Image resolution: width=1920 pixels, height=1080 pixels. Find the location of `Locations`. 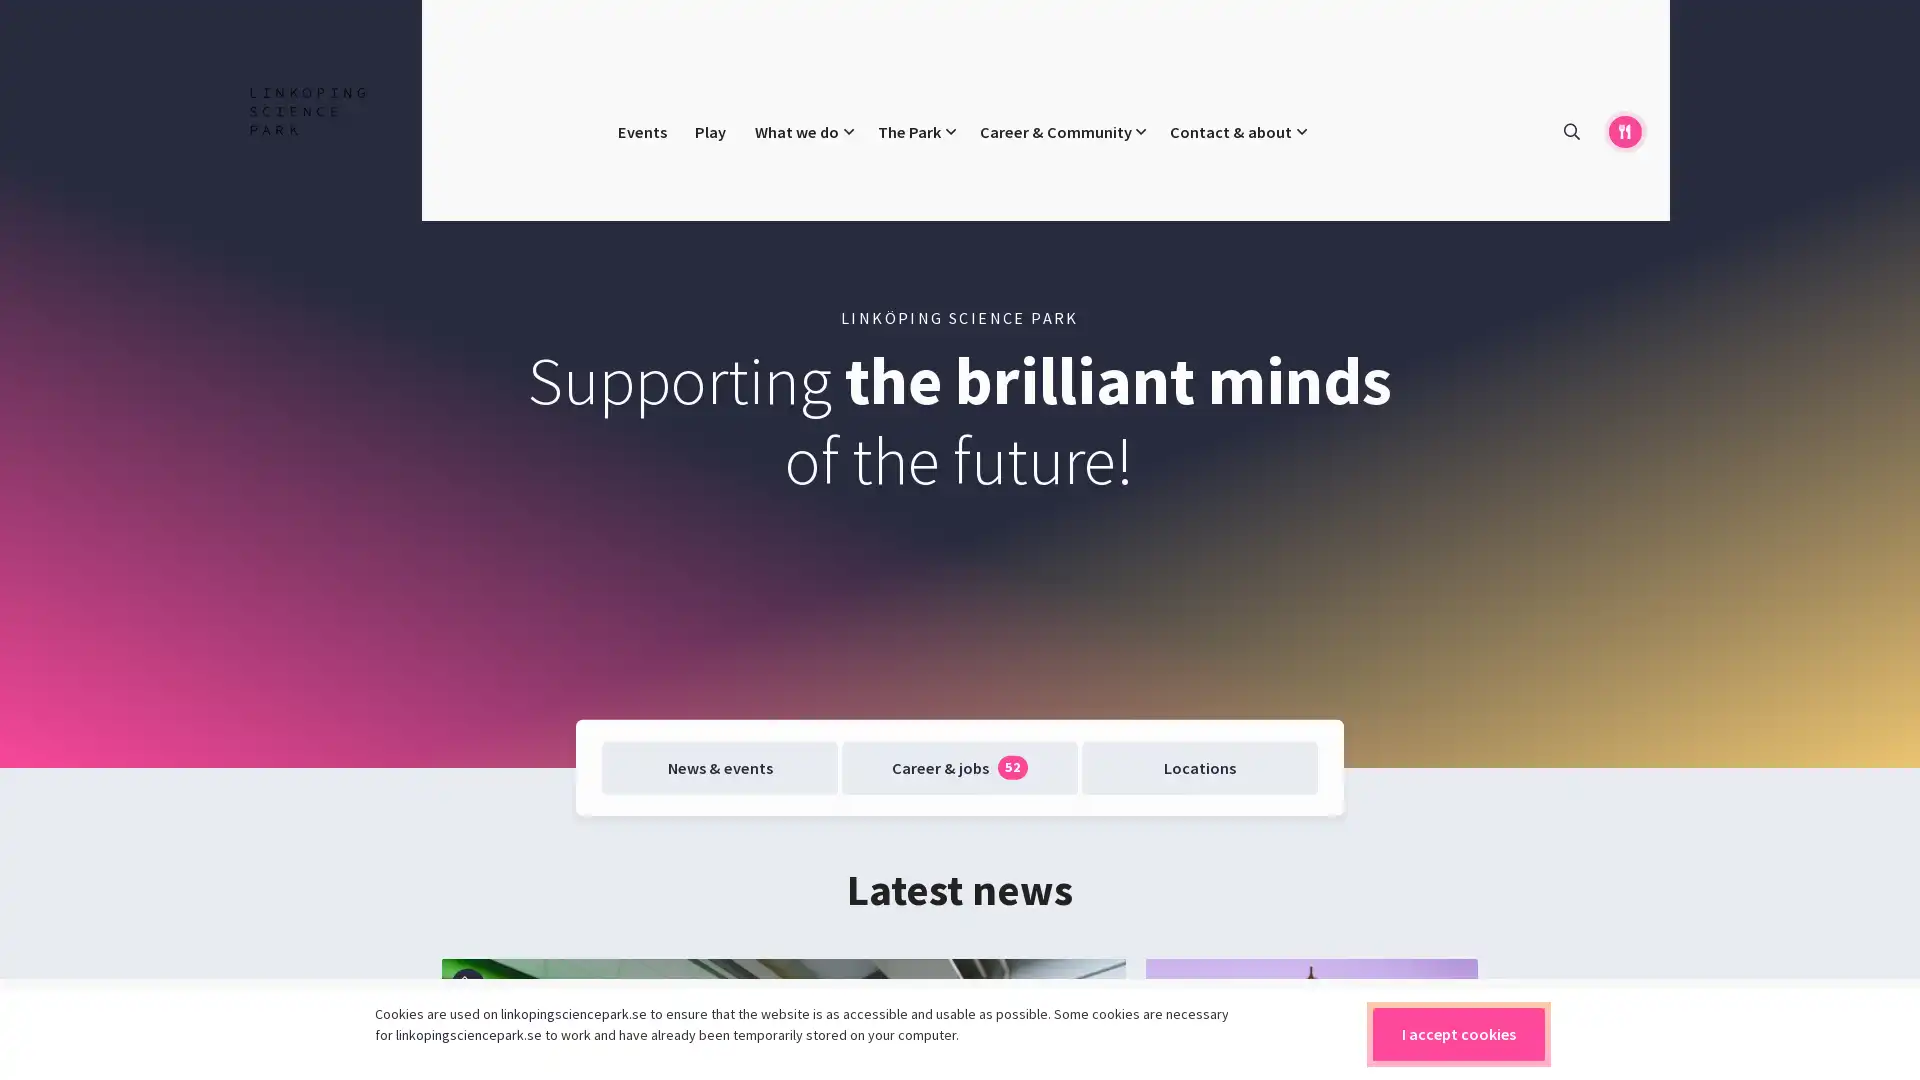

Locations is located at coordinates (1199, 766).